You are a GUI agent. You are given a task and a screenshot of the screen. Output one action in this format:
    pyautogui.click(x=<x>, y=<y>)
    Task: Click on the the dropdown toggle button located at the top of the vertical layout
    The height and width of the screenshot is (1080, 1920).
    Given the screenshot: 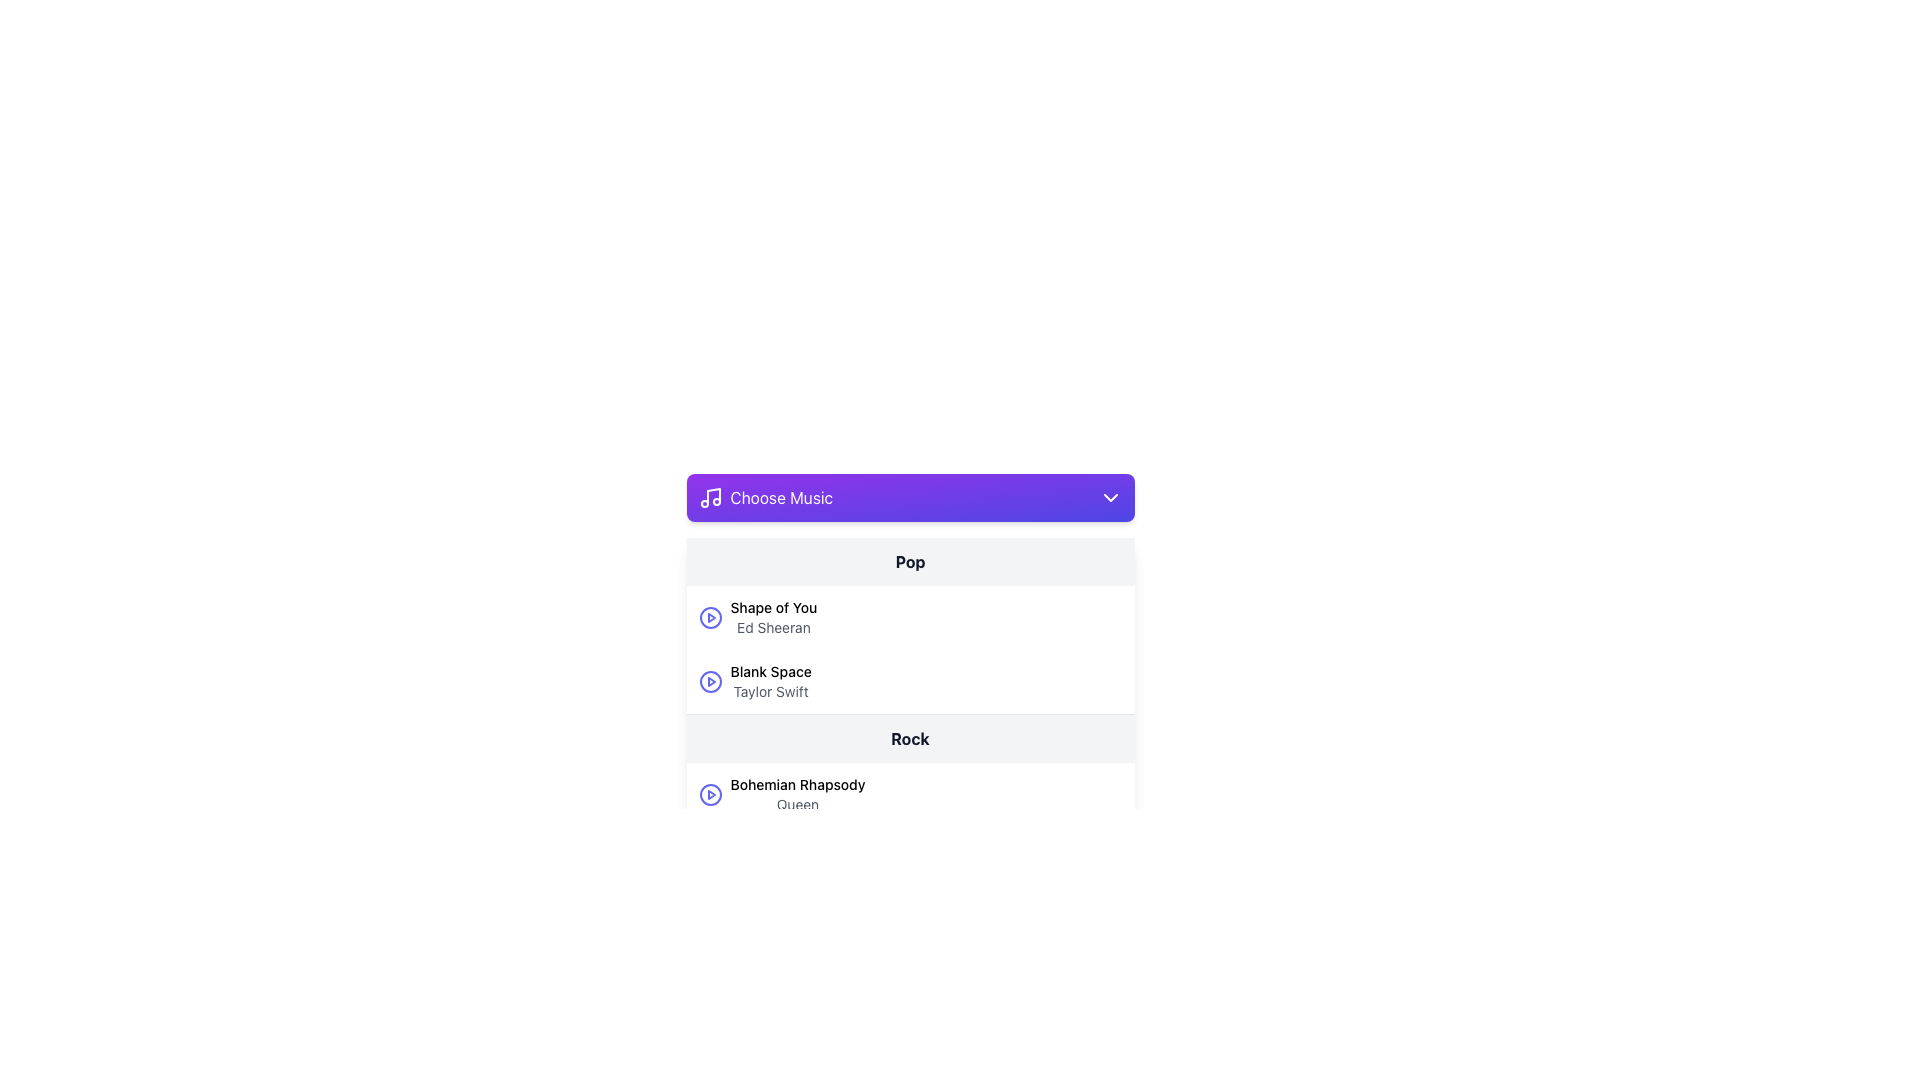 What is the action you would take?
    pyautogui.click(x=909, y=496)
    